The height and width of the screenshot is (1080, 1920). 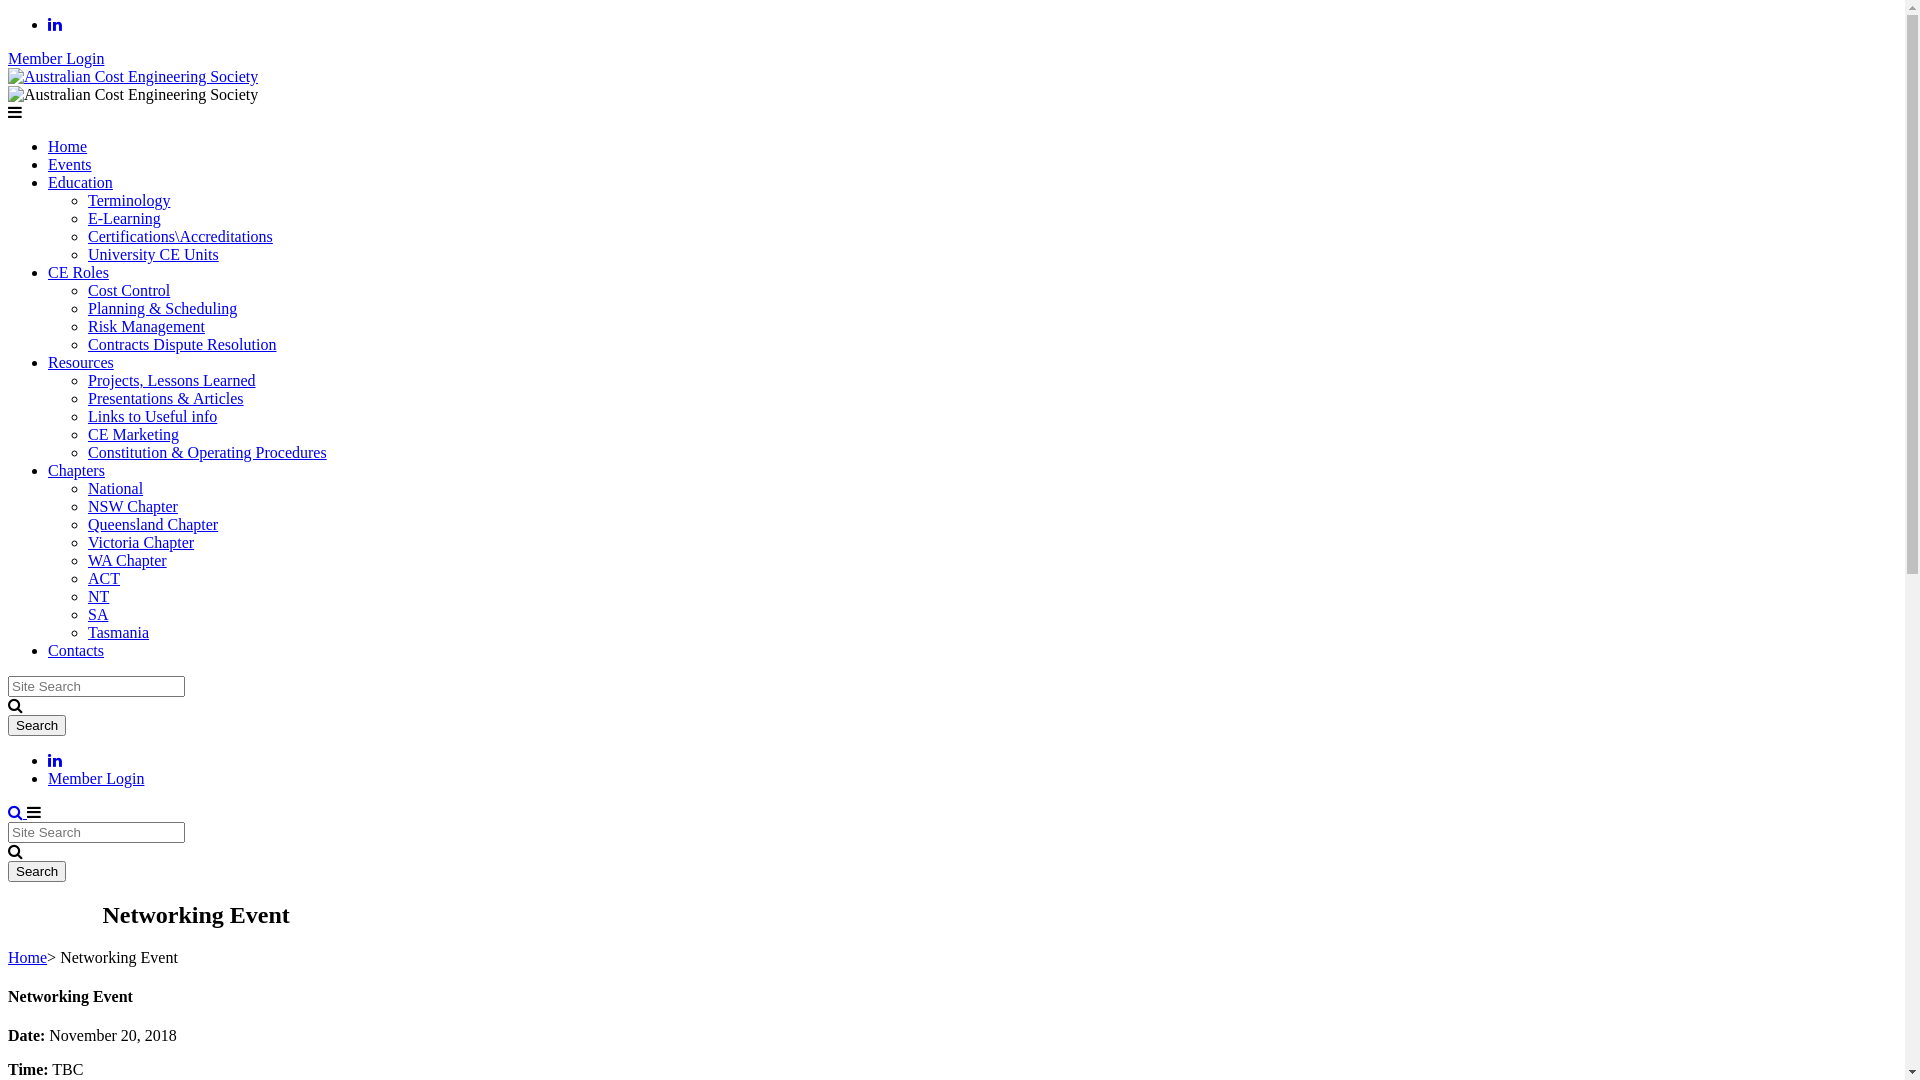 What do you see at coordinates (132, 433) in the screenshot?
I see `'CE Marketing'` at bounding box center [132, 433].